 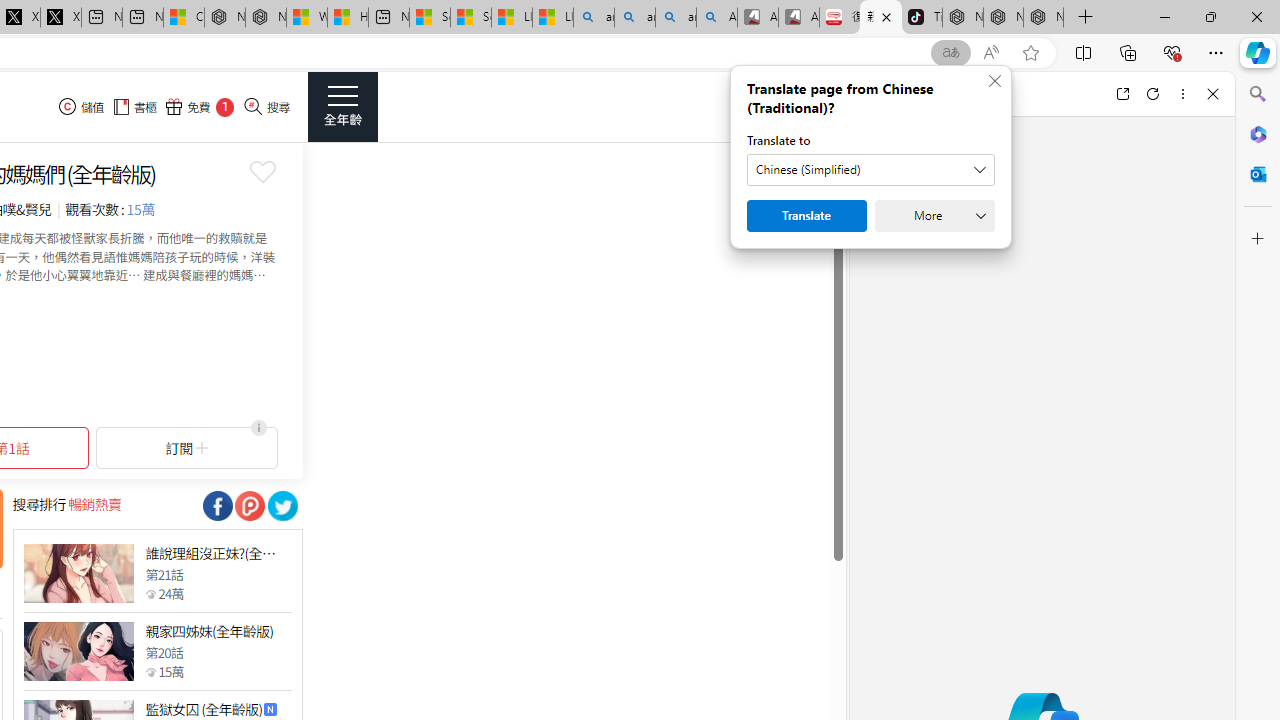 What do you see at coordinates (281, 505) in the screenshot?
I see `'Class: socialShare'` at bounding box center [281, 505].